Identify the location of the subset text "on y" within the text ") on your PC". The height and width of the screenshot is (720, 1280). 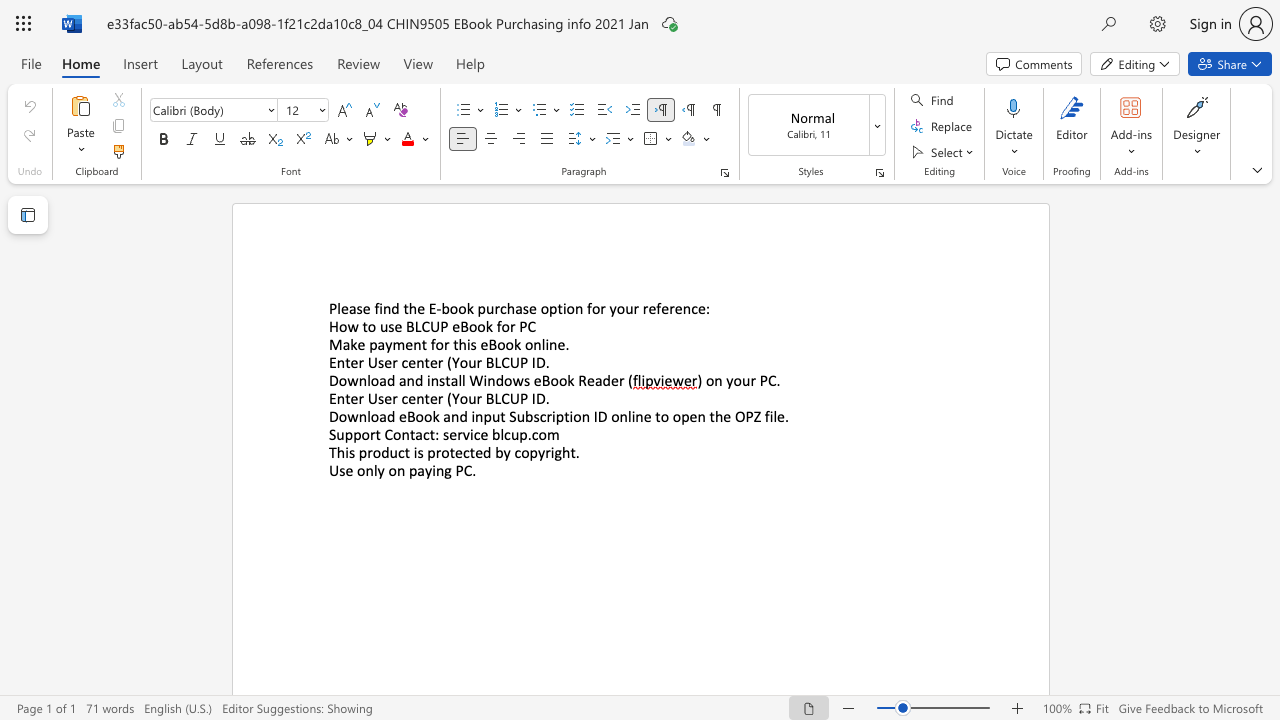
(705, 380).